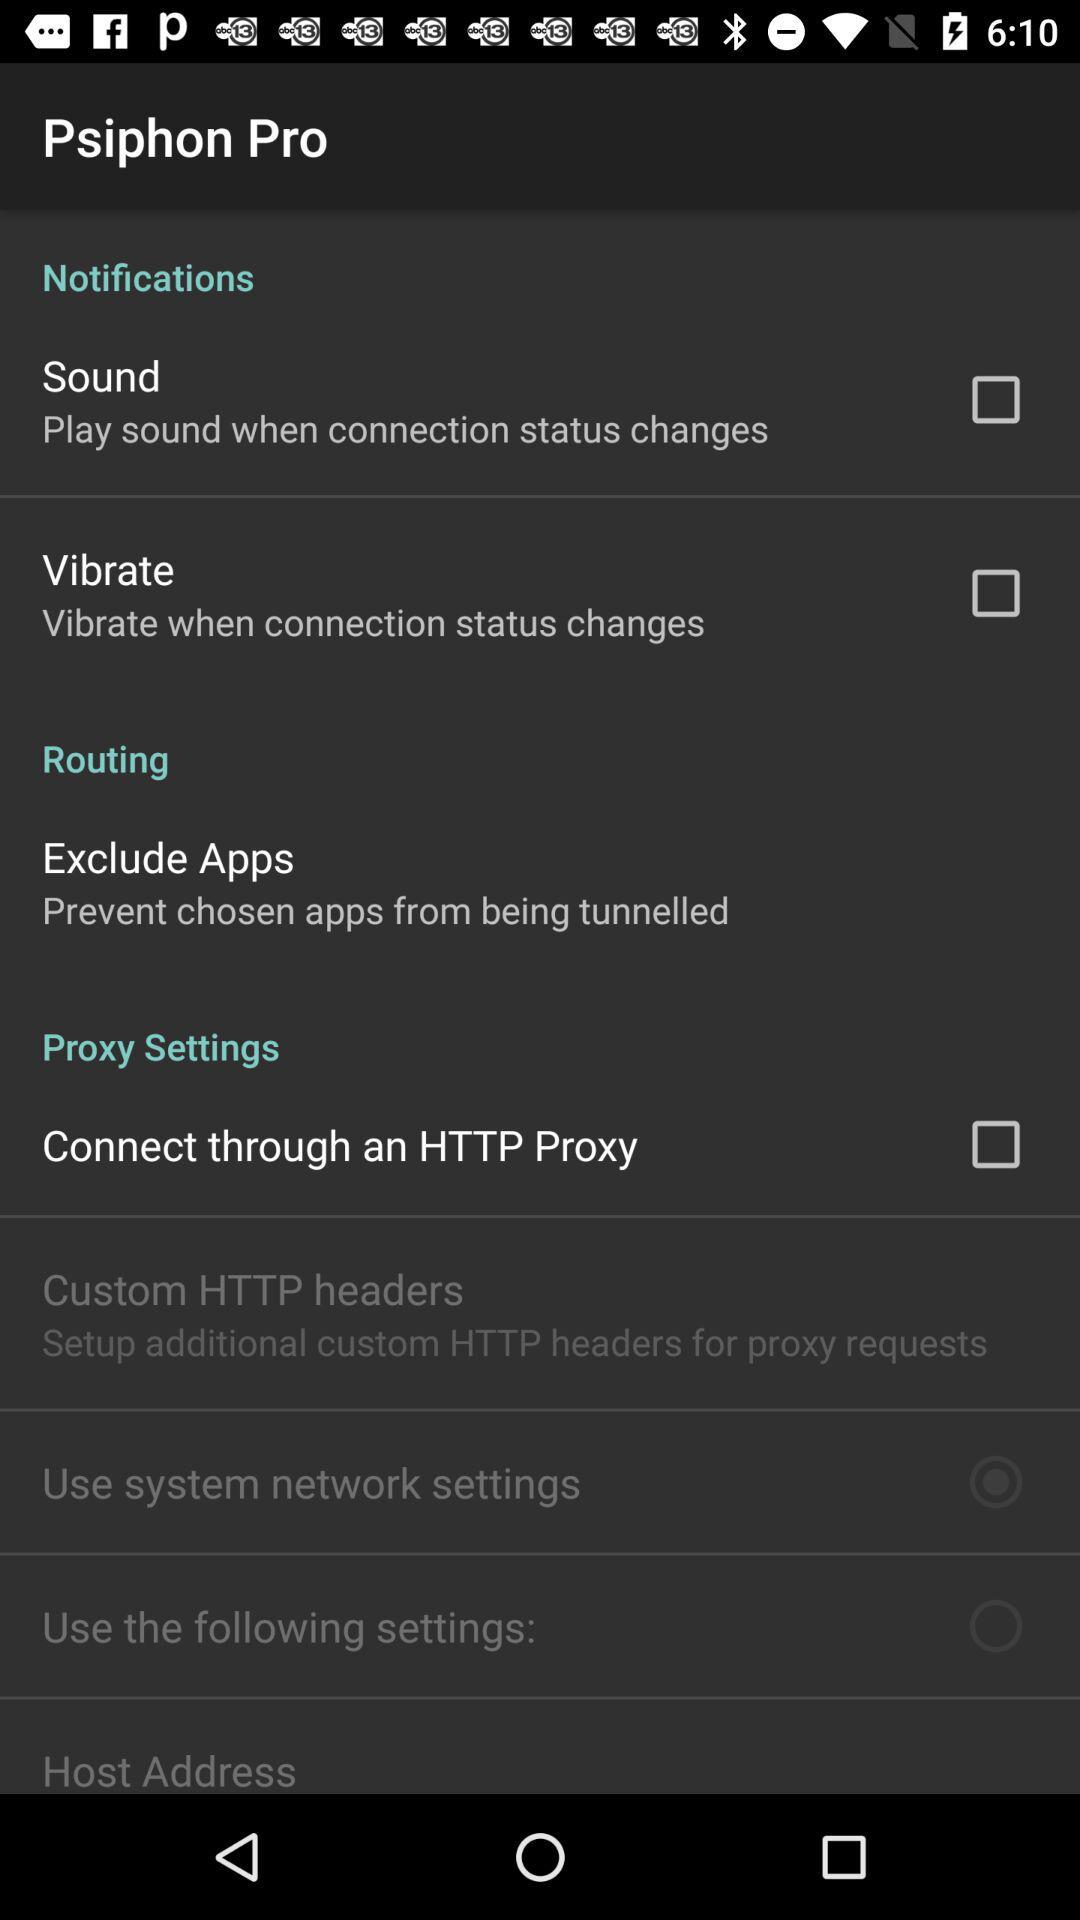 The image size is (1080, 1920). I want to click on notifications item, so click(540, 254).